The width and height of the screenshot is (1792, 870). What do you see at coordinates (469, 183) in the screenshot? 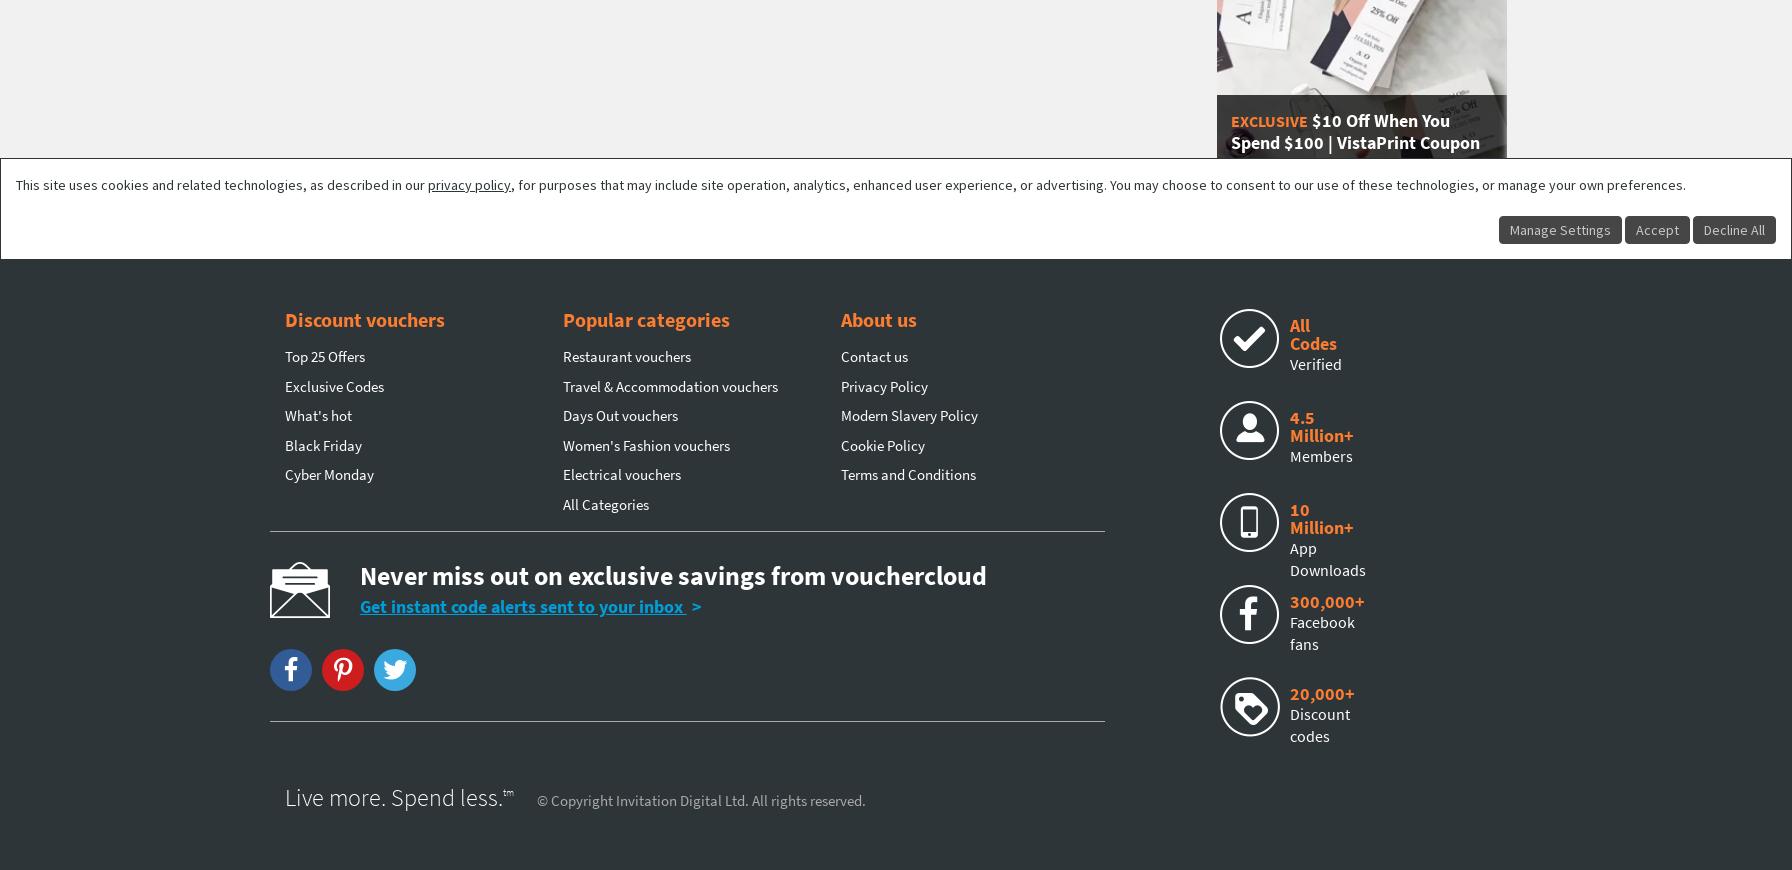
I see `'privacy policy'` at bounding box center [469, 183].